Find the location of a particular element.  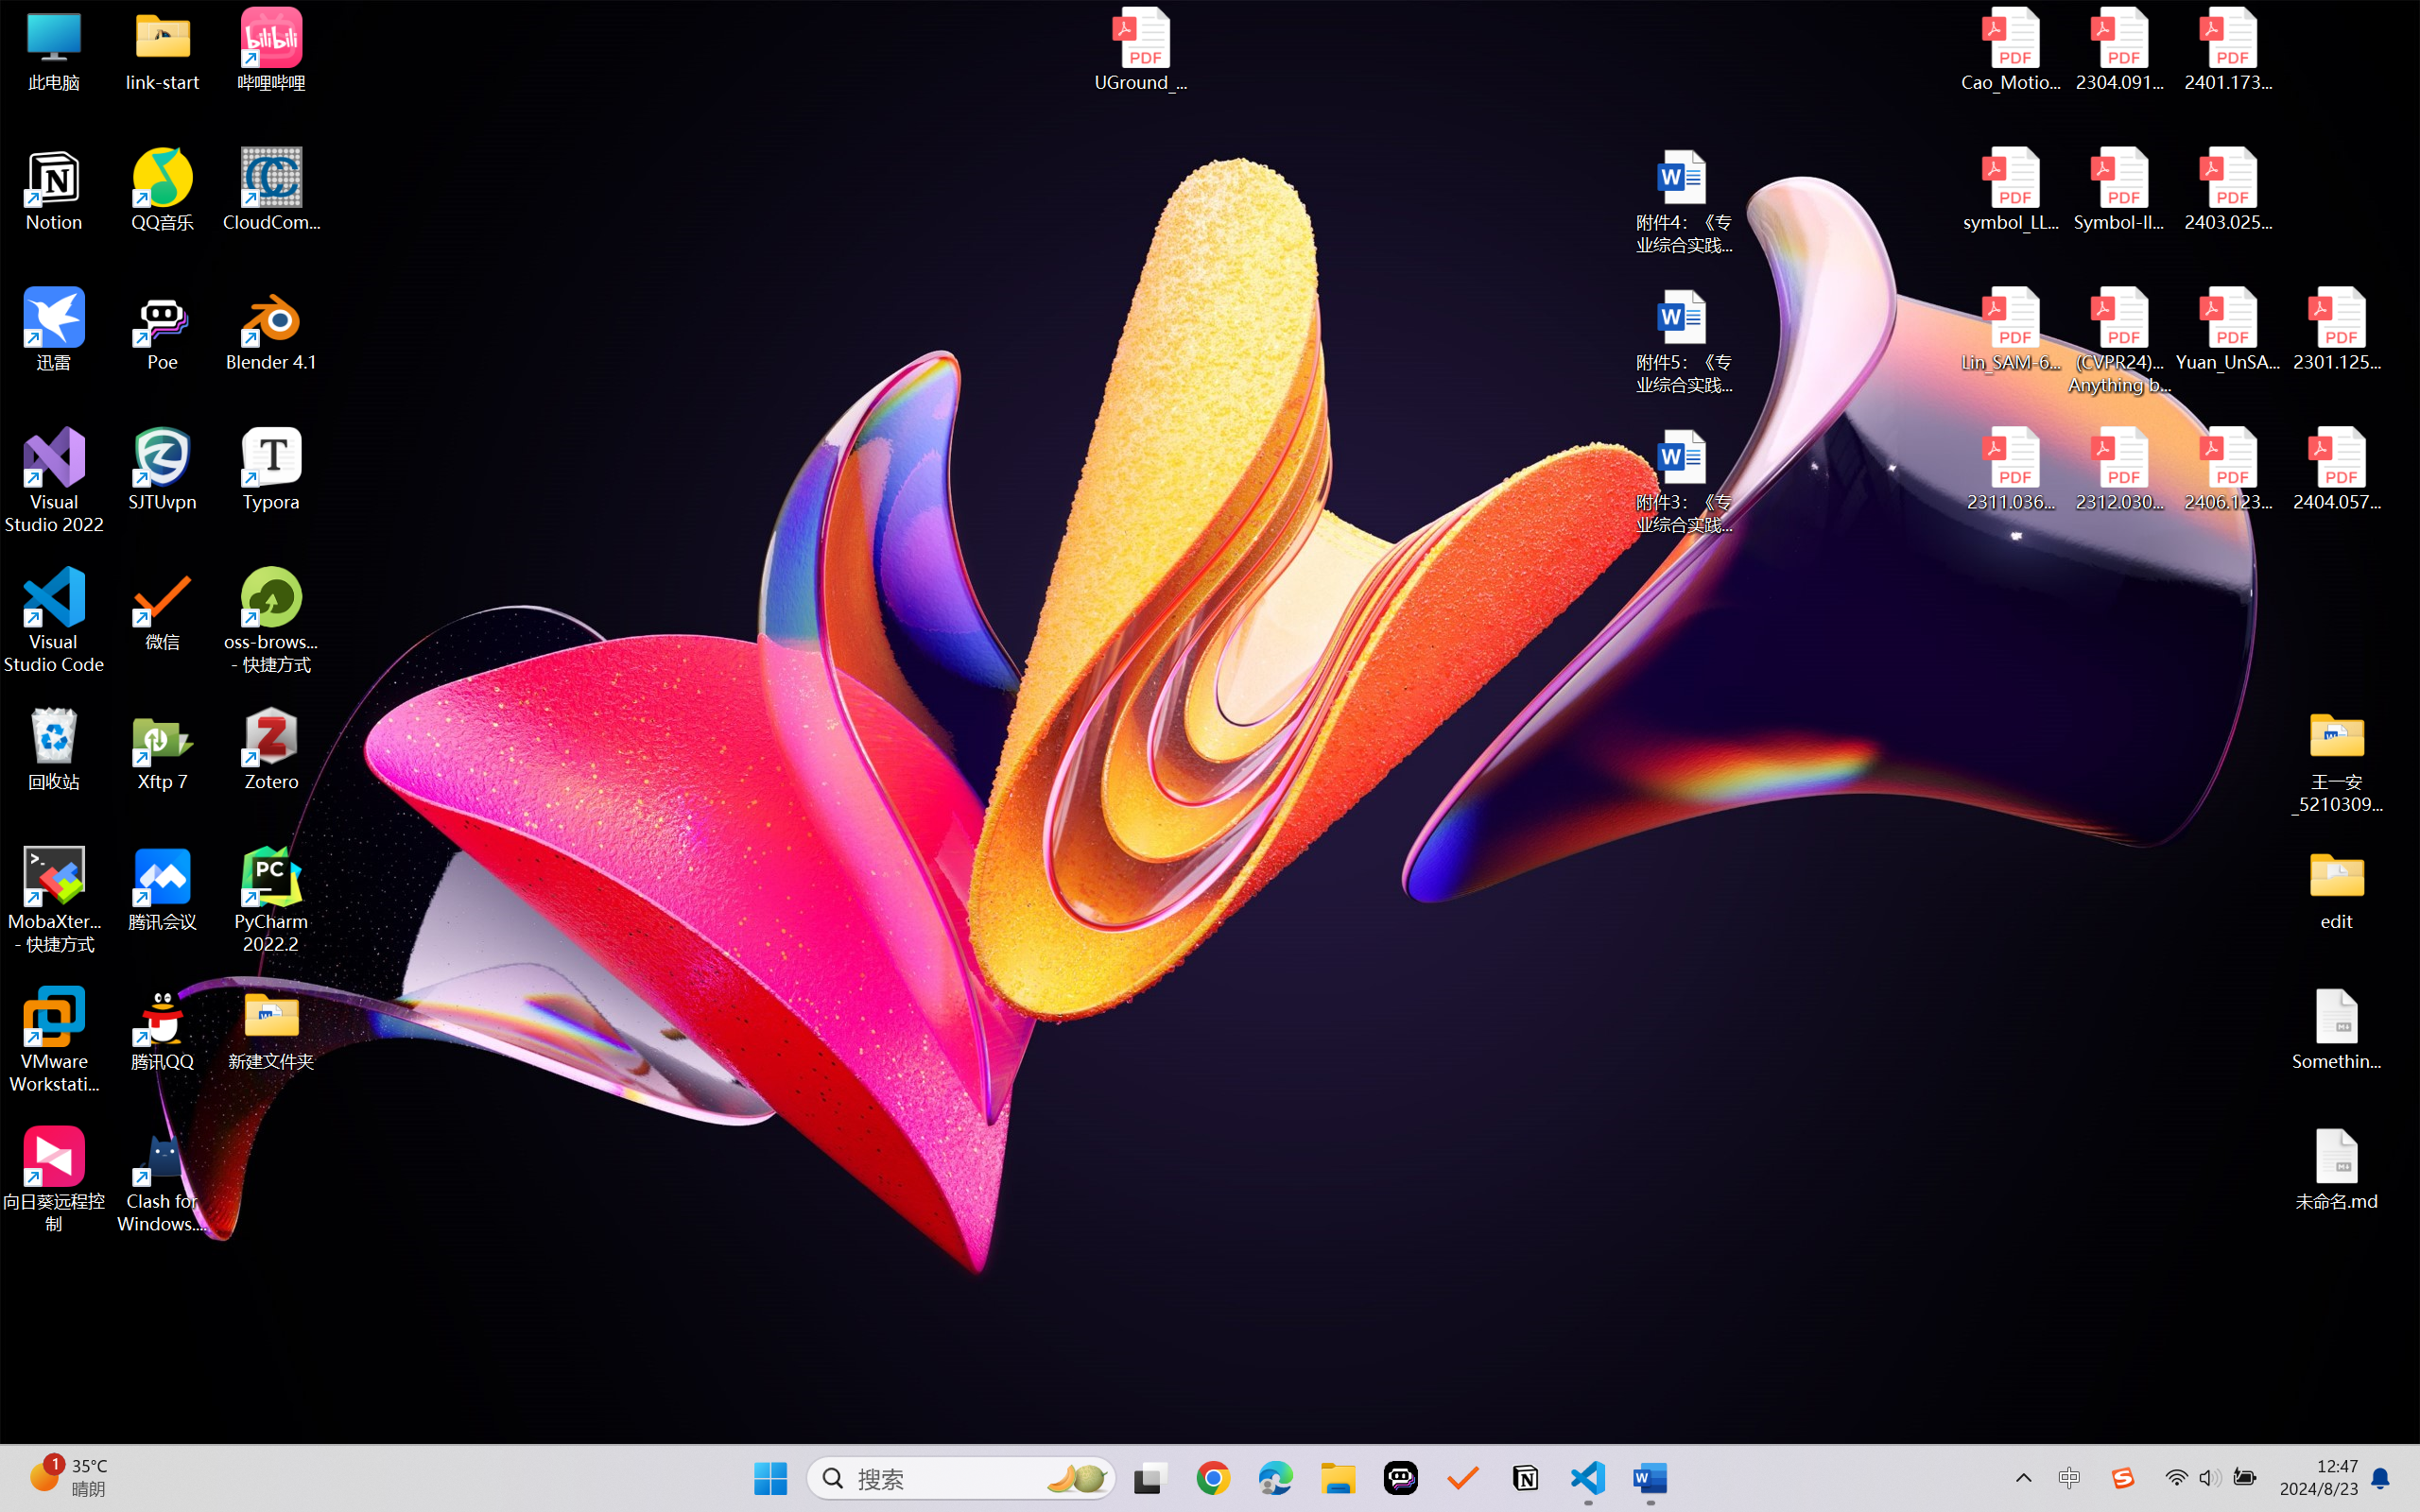

'2311.03658v2.pdf' is located at coordinates (2011, 469).